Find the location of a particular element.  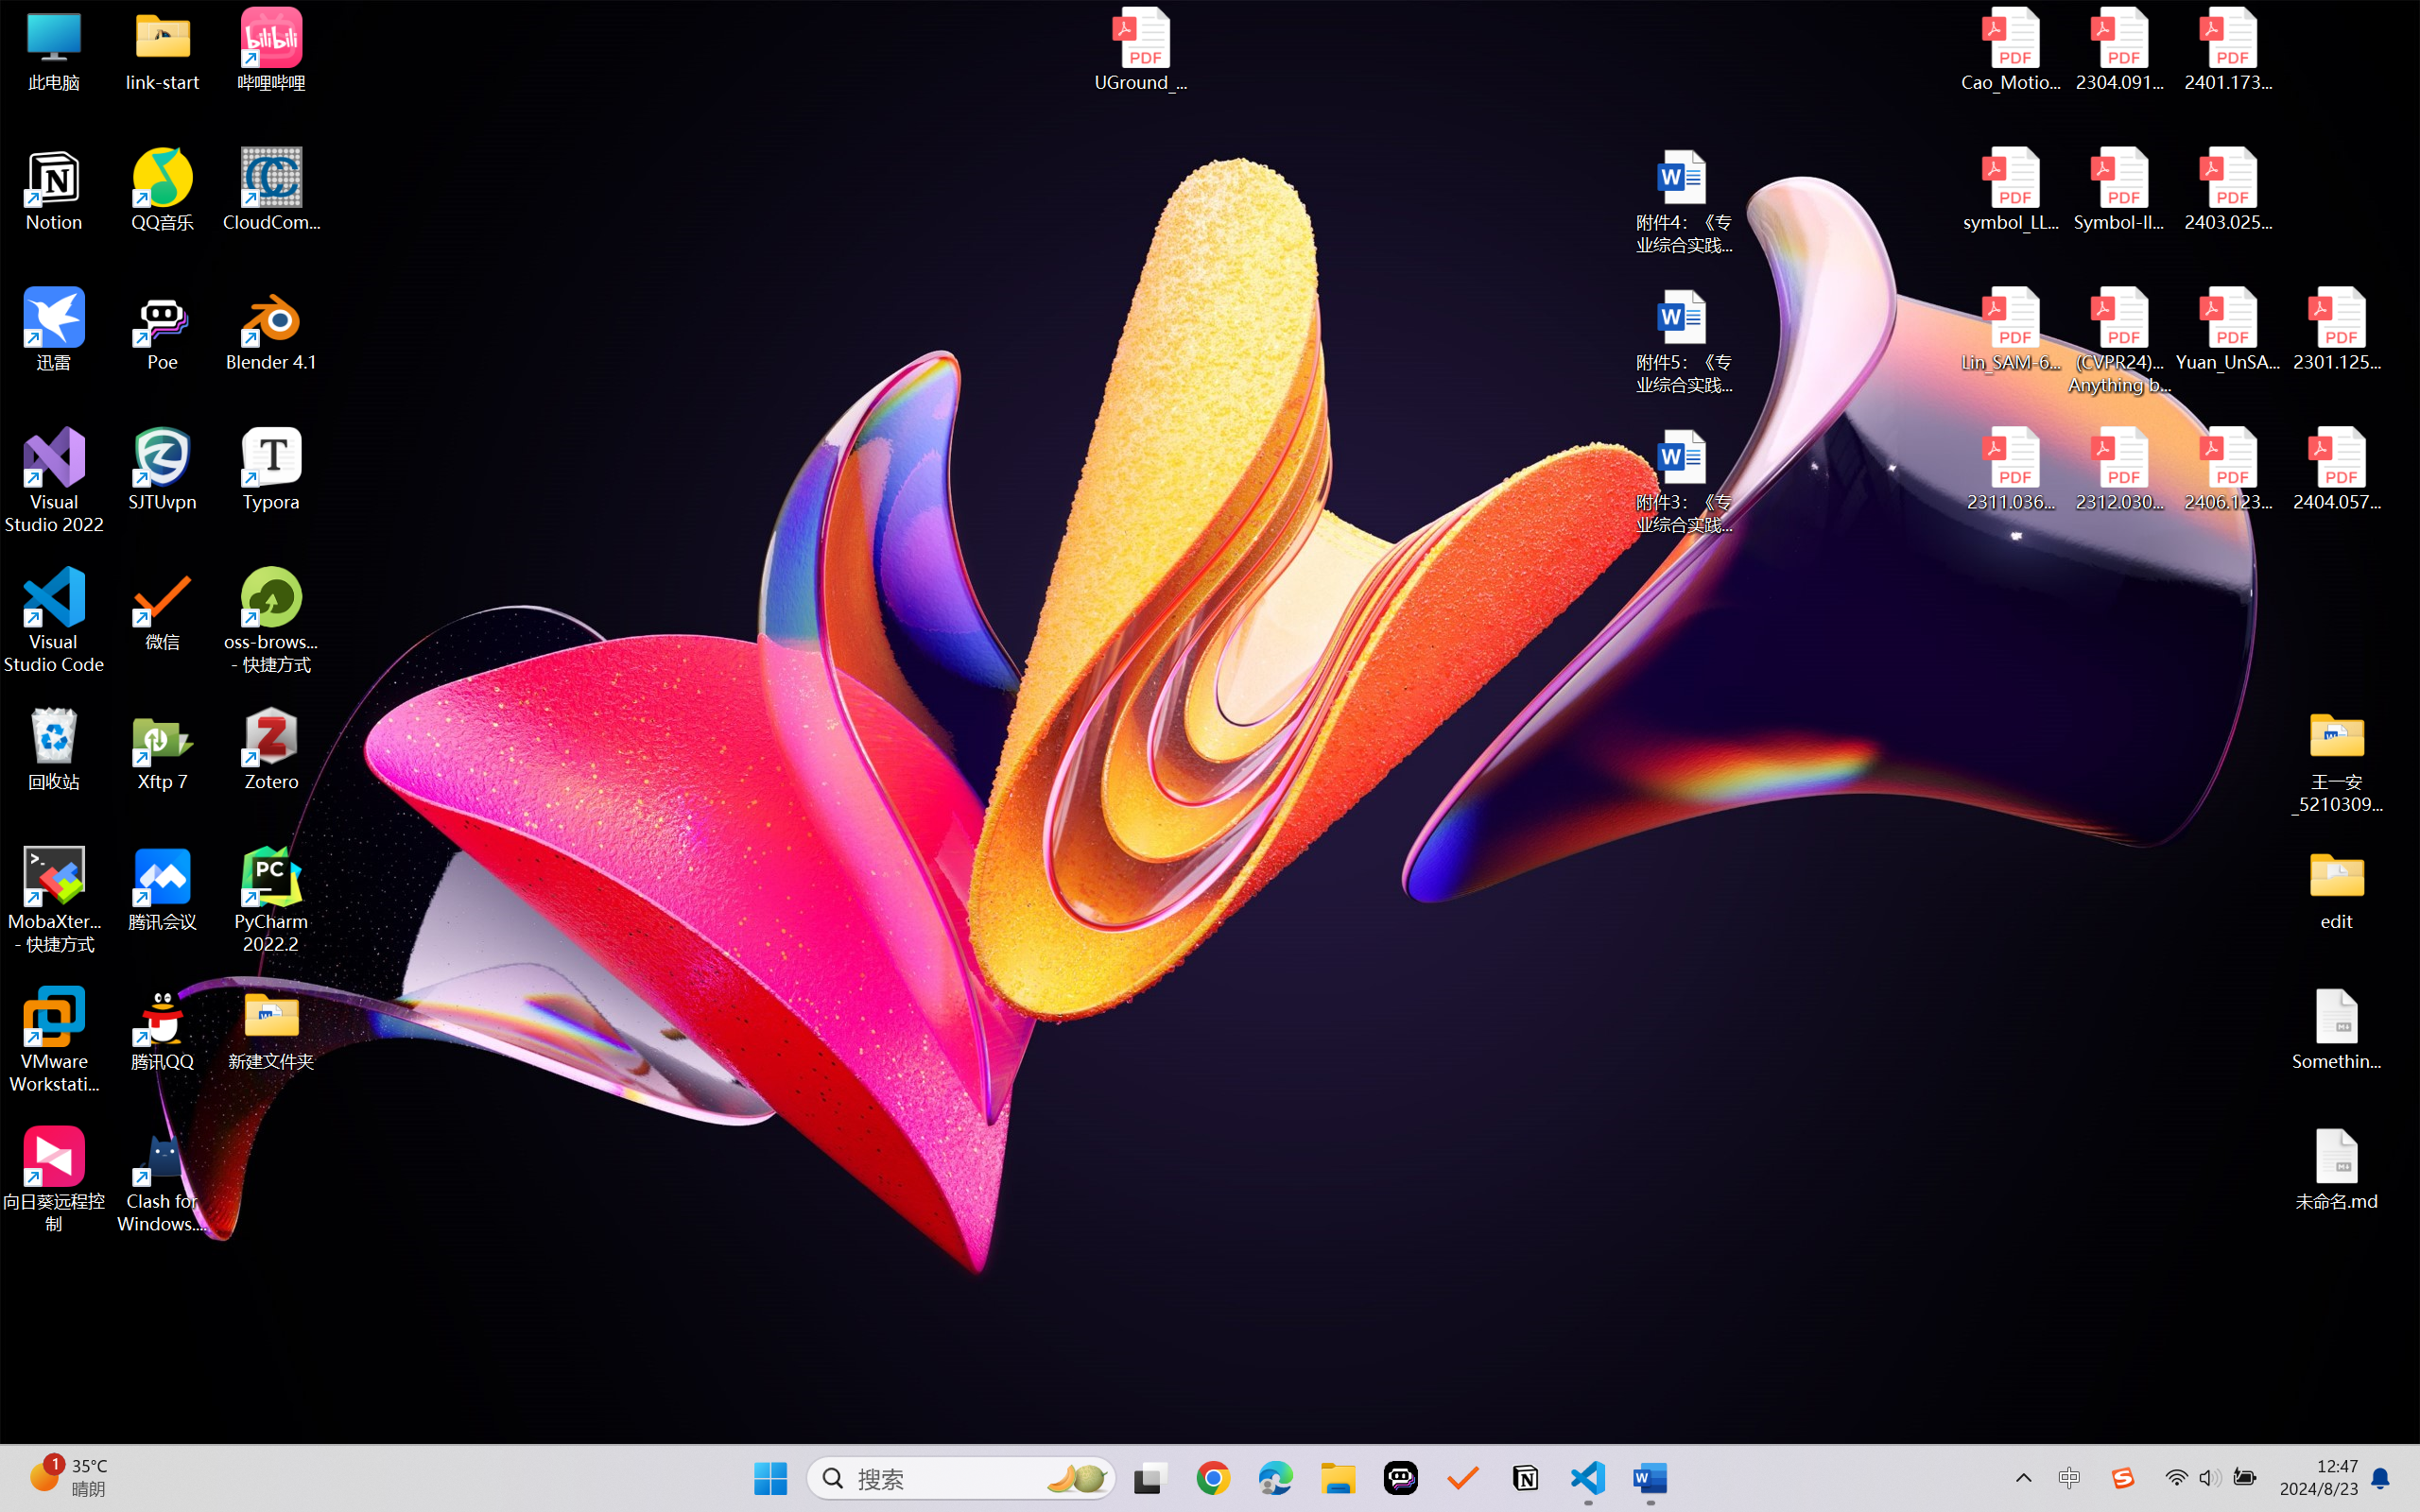

'2311.03658v2.pdf' is located at coordinates (2011, 469).